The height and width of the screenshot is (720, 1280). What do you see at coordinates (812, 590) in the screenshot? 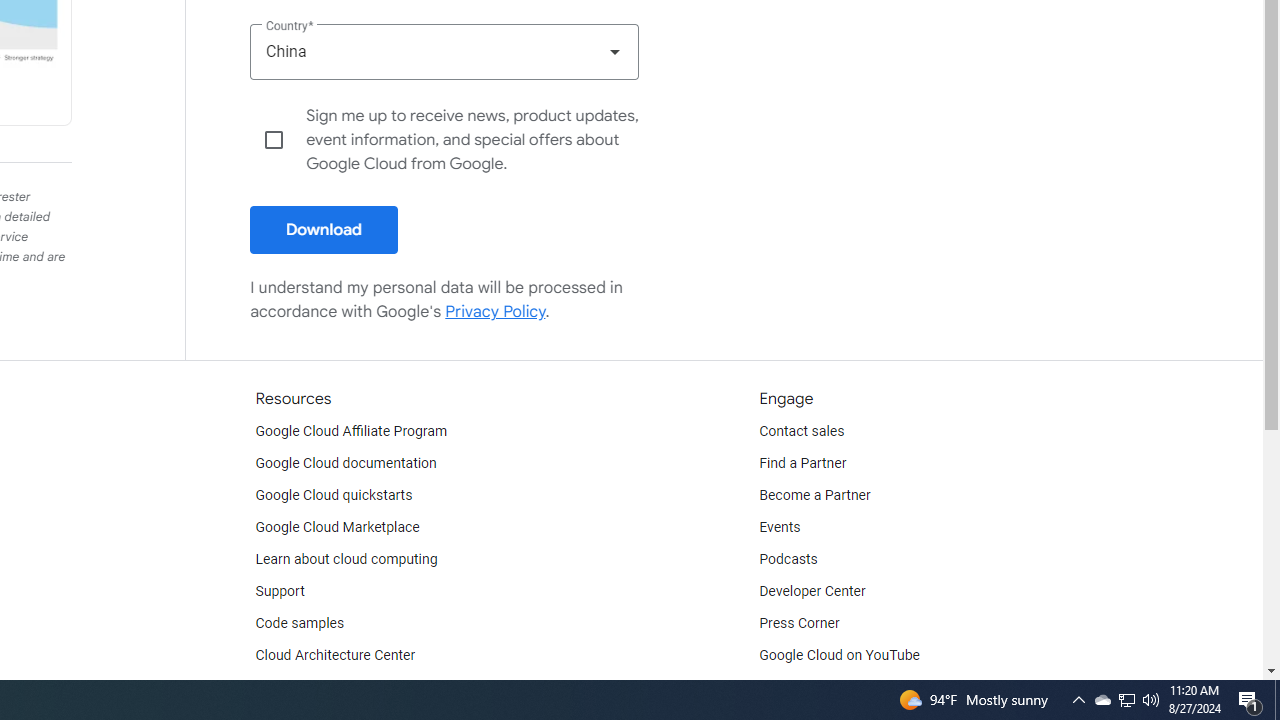
I see `'Developer Center'` at bounding box center [812, 590].